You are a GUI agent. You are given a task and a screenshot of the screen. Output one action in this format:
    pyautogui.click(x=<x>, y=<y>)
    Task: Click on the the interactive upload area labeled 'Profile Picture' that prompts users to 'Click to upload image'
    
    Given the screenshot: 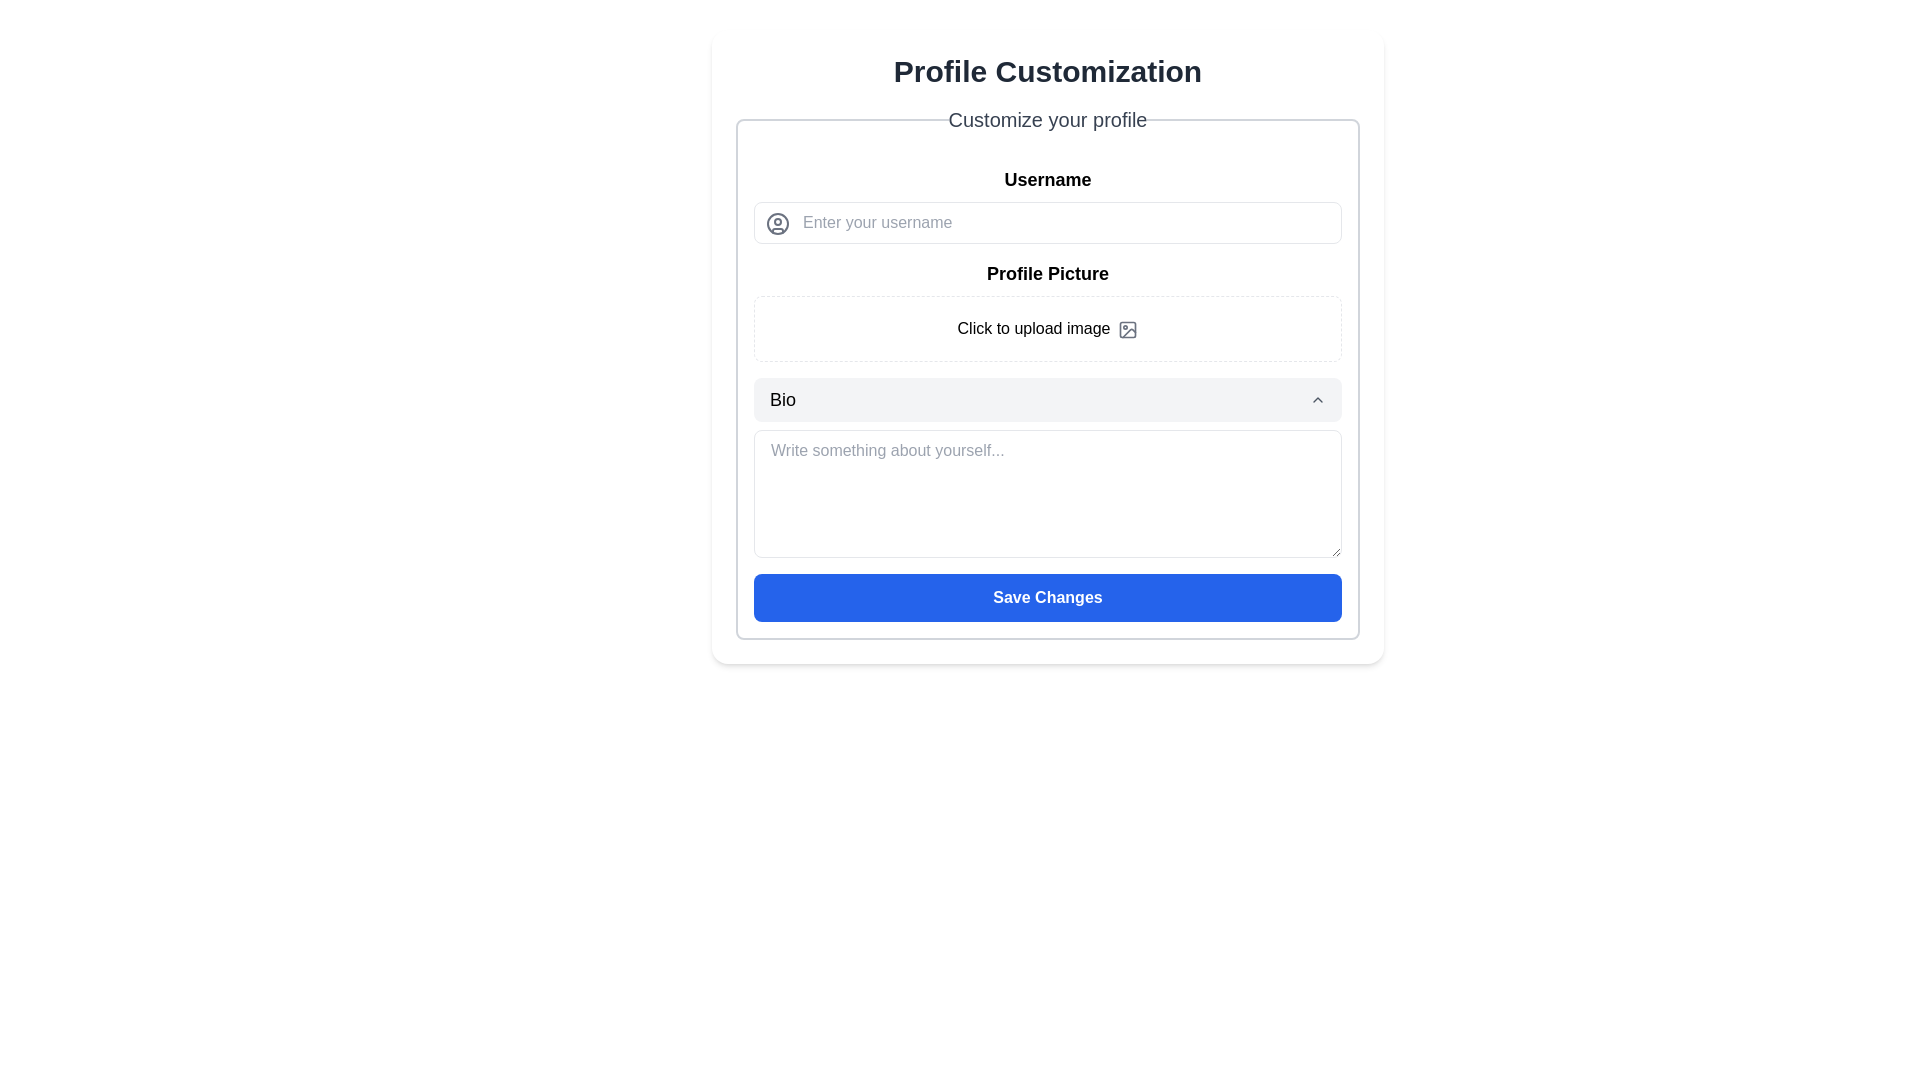 What is the action you would take?
    pyautogui.click(x=1046, y=311)
    